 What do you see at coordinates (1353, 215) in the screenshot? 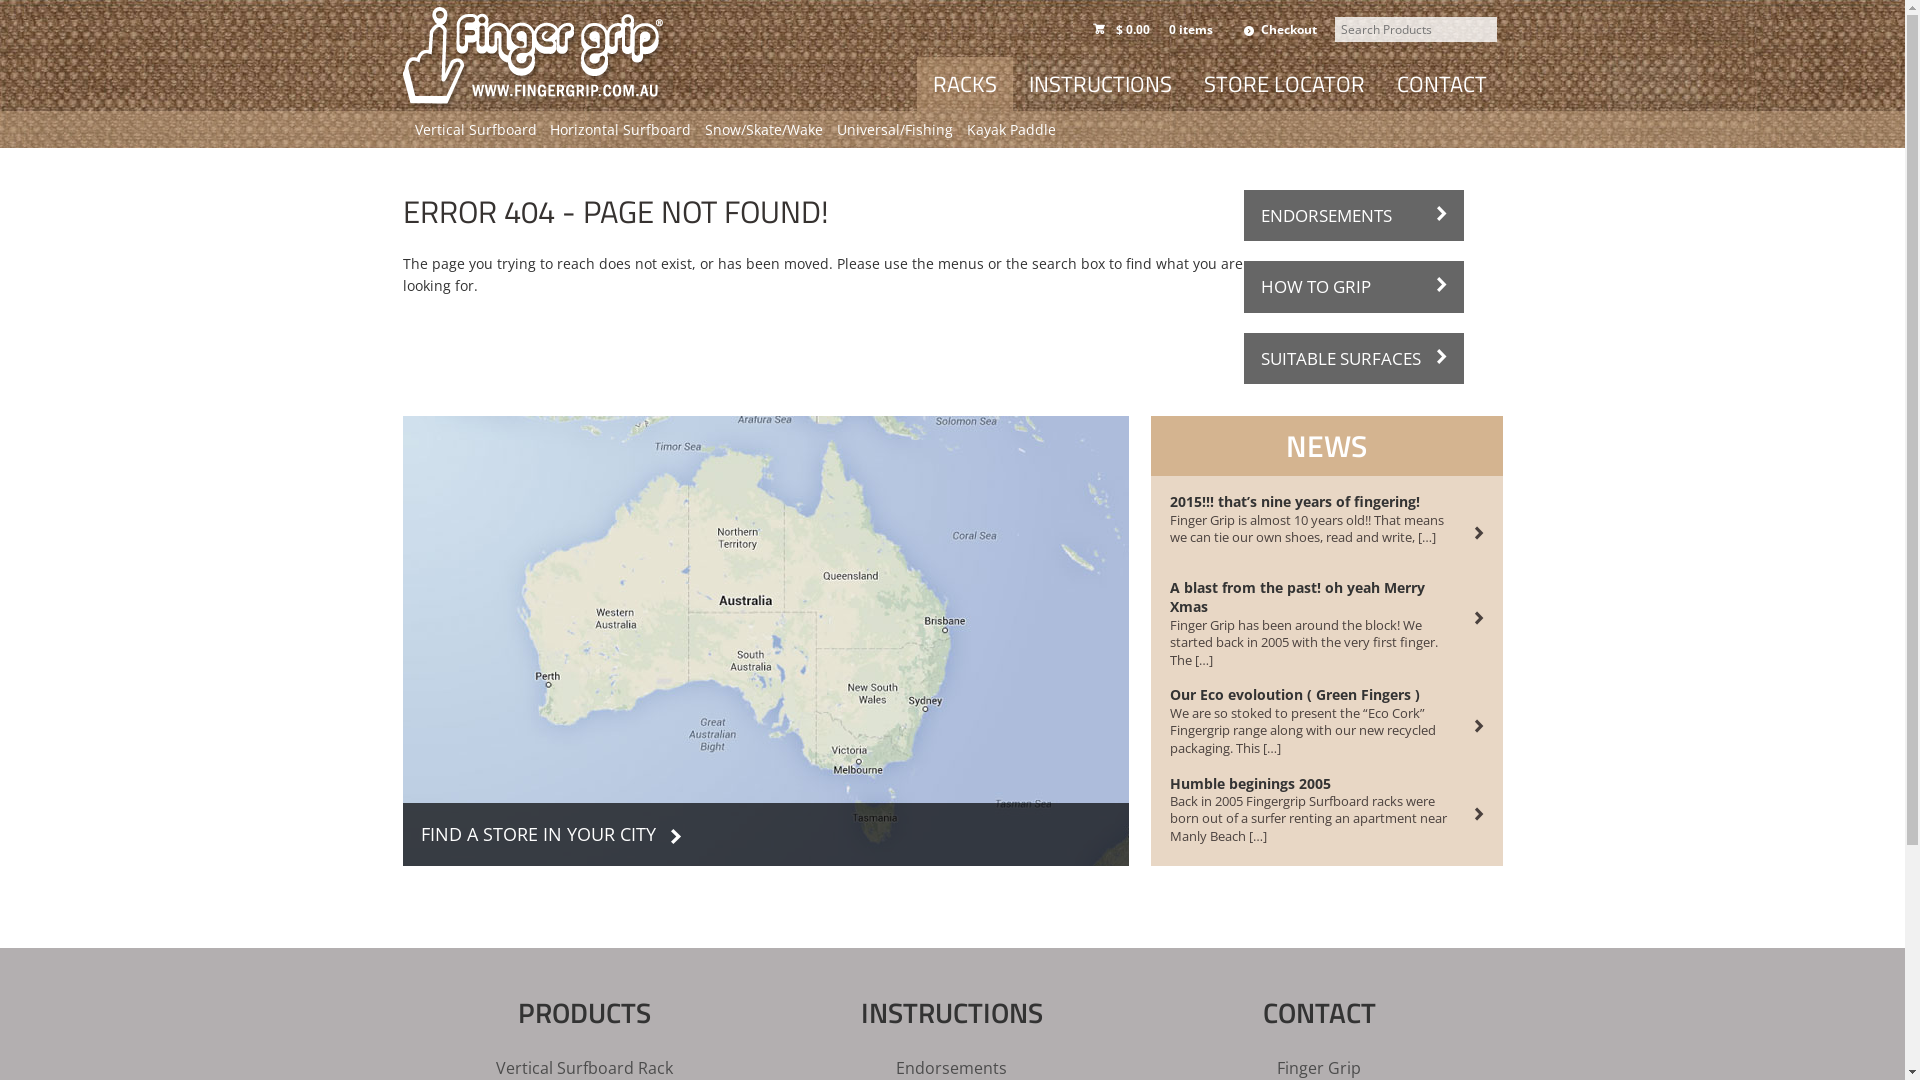
I see `'ENDORSEMENTS'` at bounding box center [1353, 215].